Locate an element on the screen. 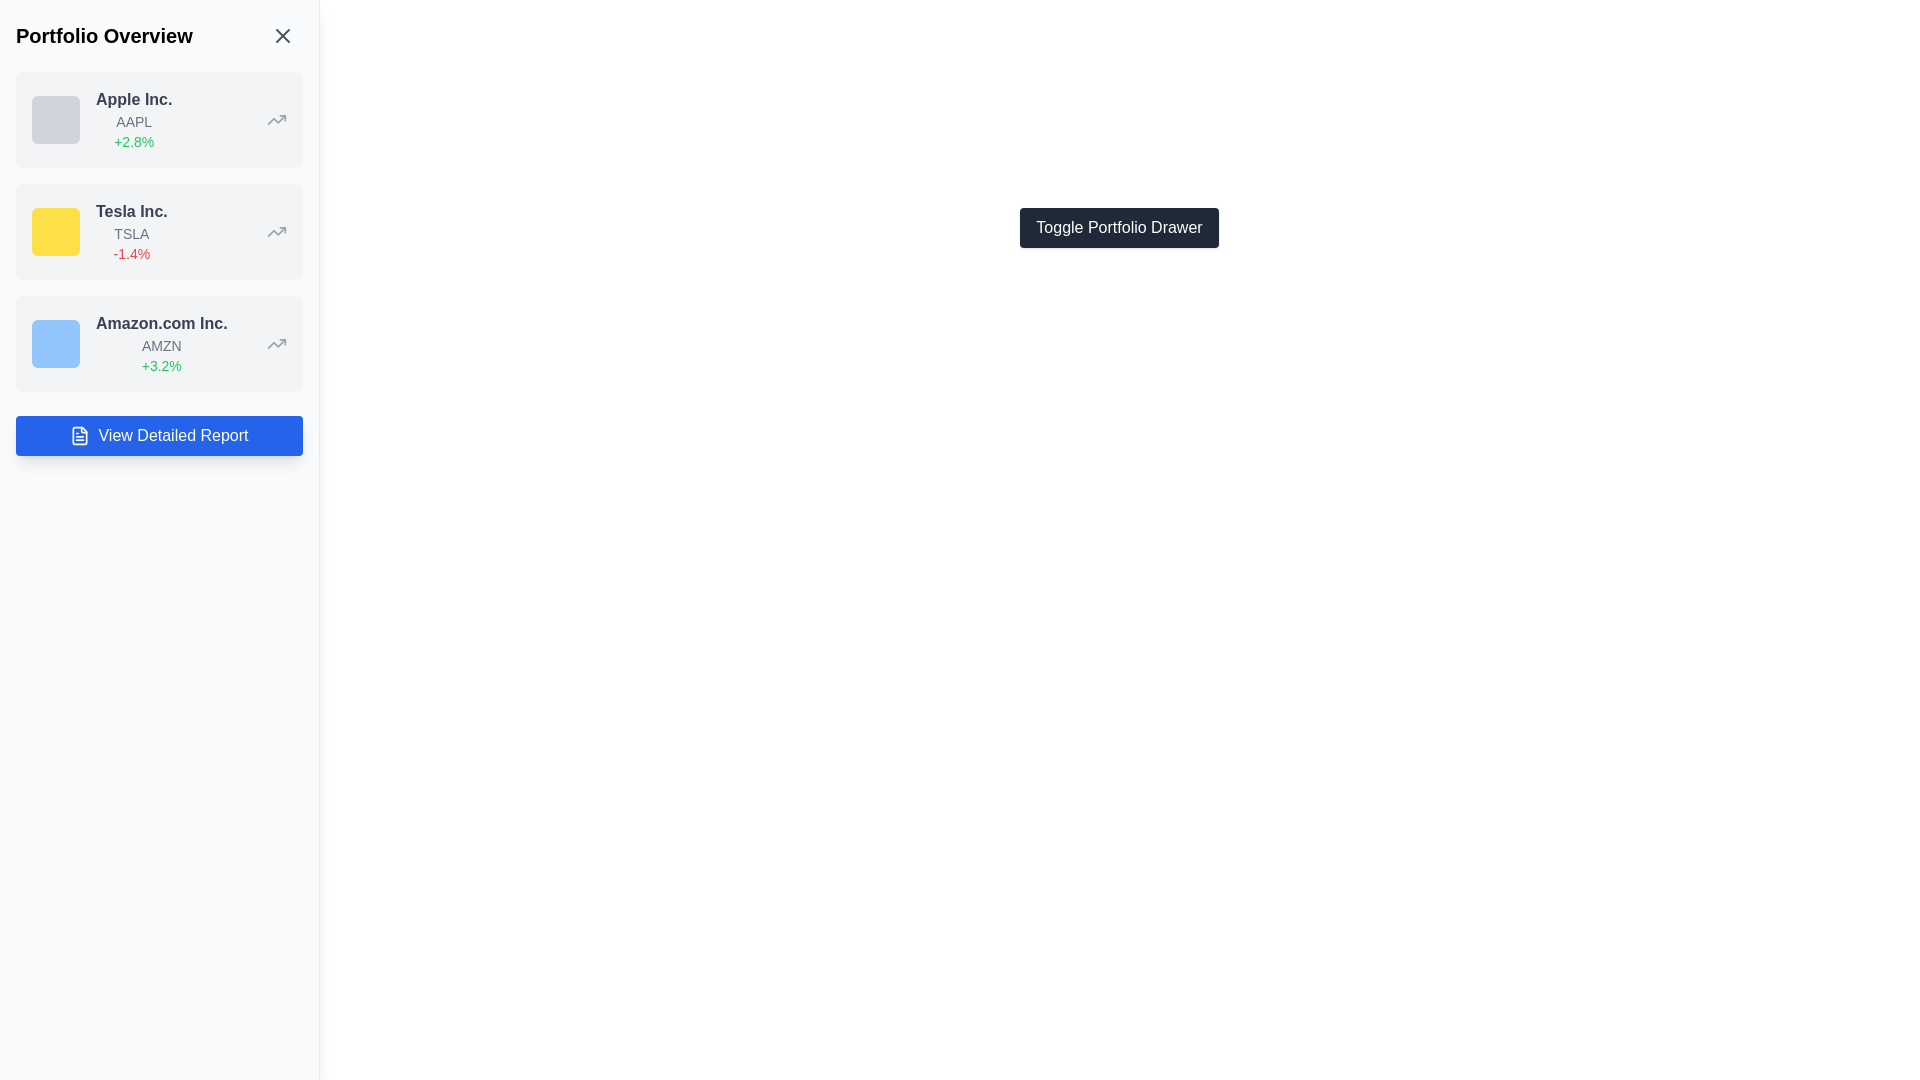 The image size is (1920, 1080). the text block containing 'Apple Inc.', 'AAPL', and '+2.8%' which is located in the top-left section of the list, representing a company with a trending icon on its far-right is located at coordinates (133, 119).